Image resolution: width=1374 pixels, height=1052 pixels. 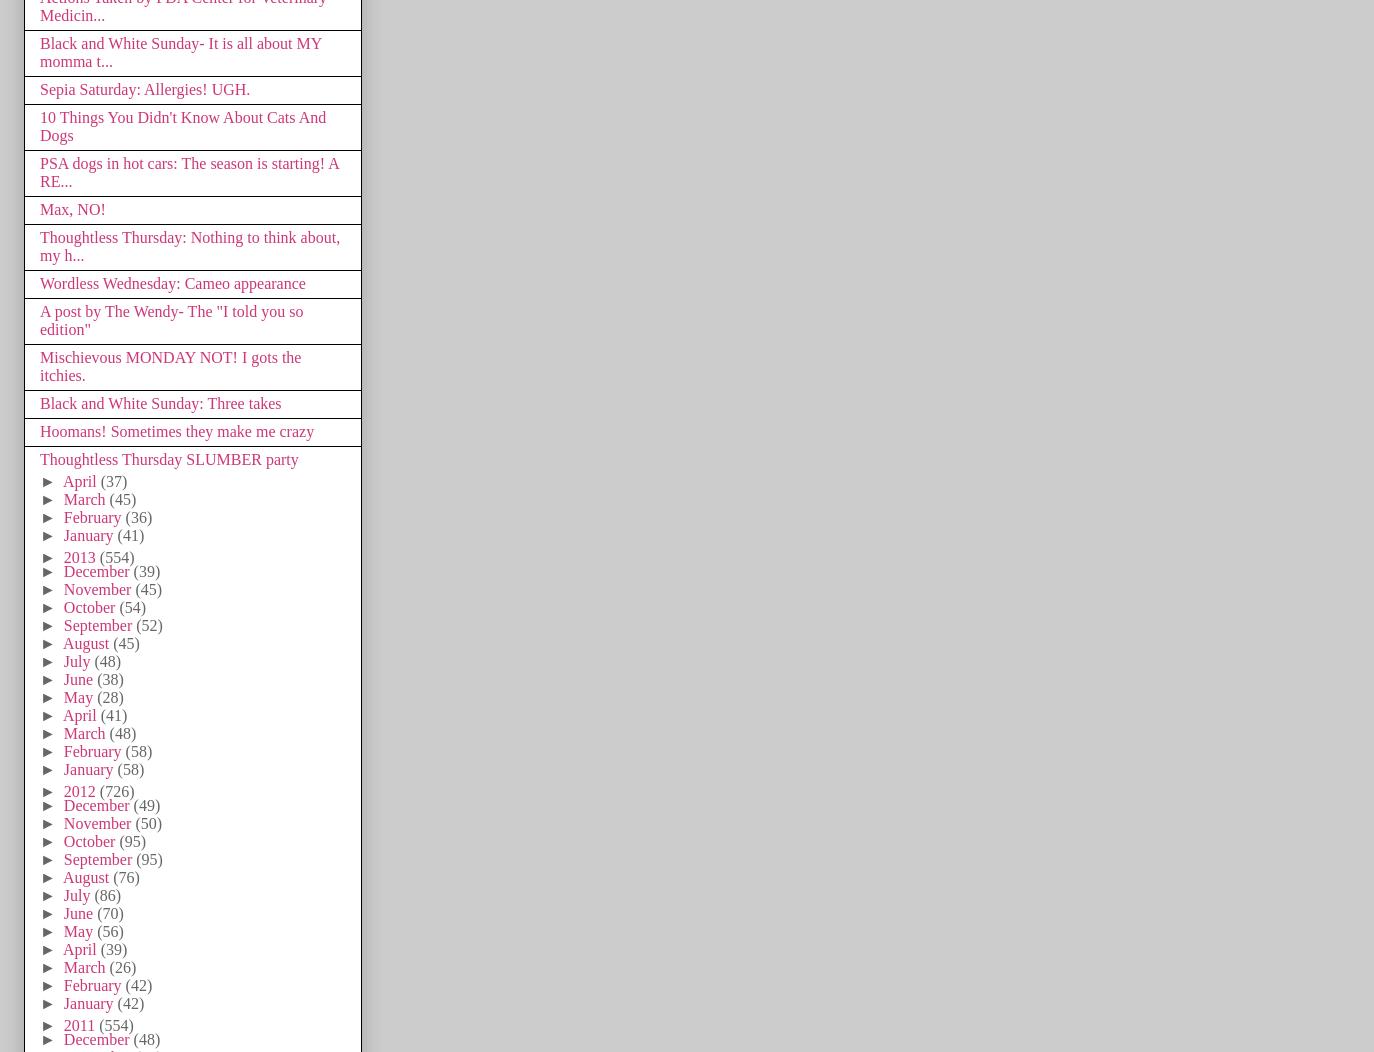 What do you see at coordinates (109, 912) in the screenshot?
I see `'(70)'` at bounding box center [109, 912].